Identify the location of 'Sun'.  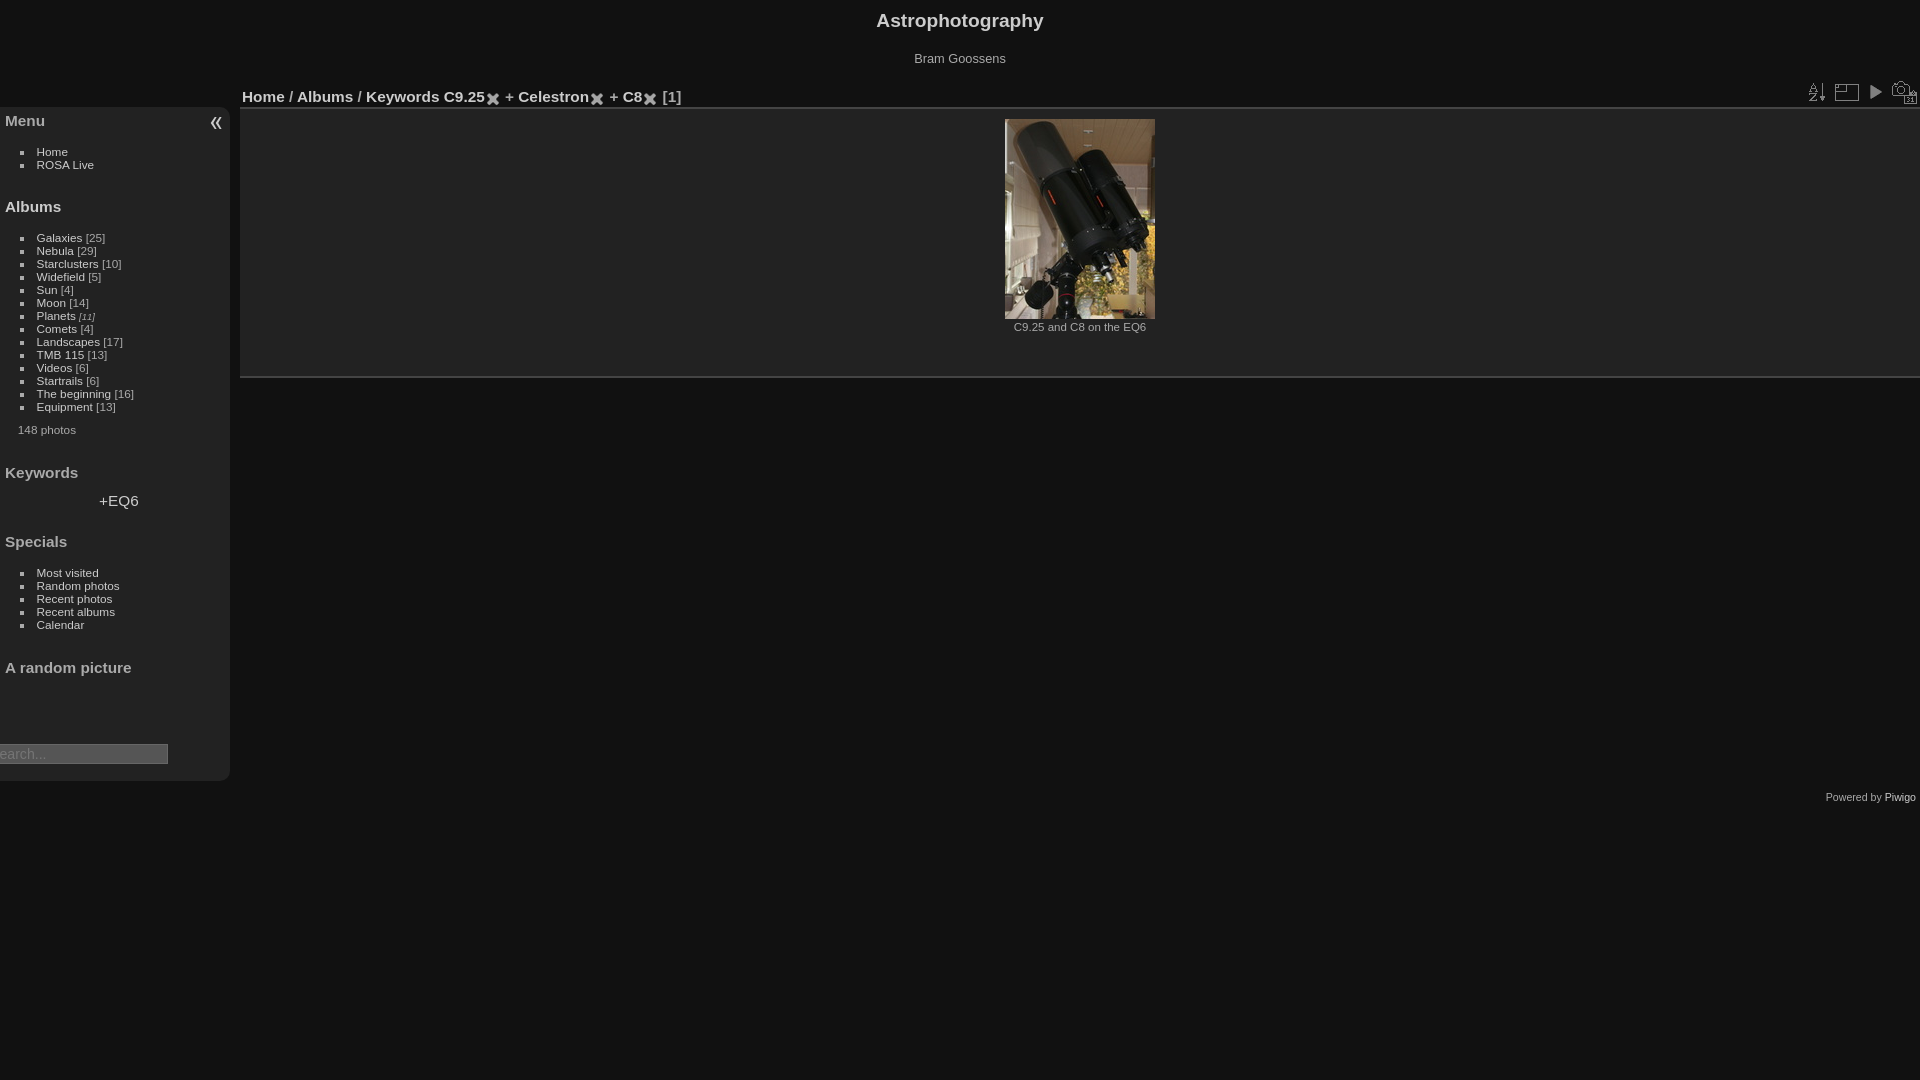
(47, 289).